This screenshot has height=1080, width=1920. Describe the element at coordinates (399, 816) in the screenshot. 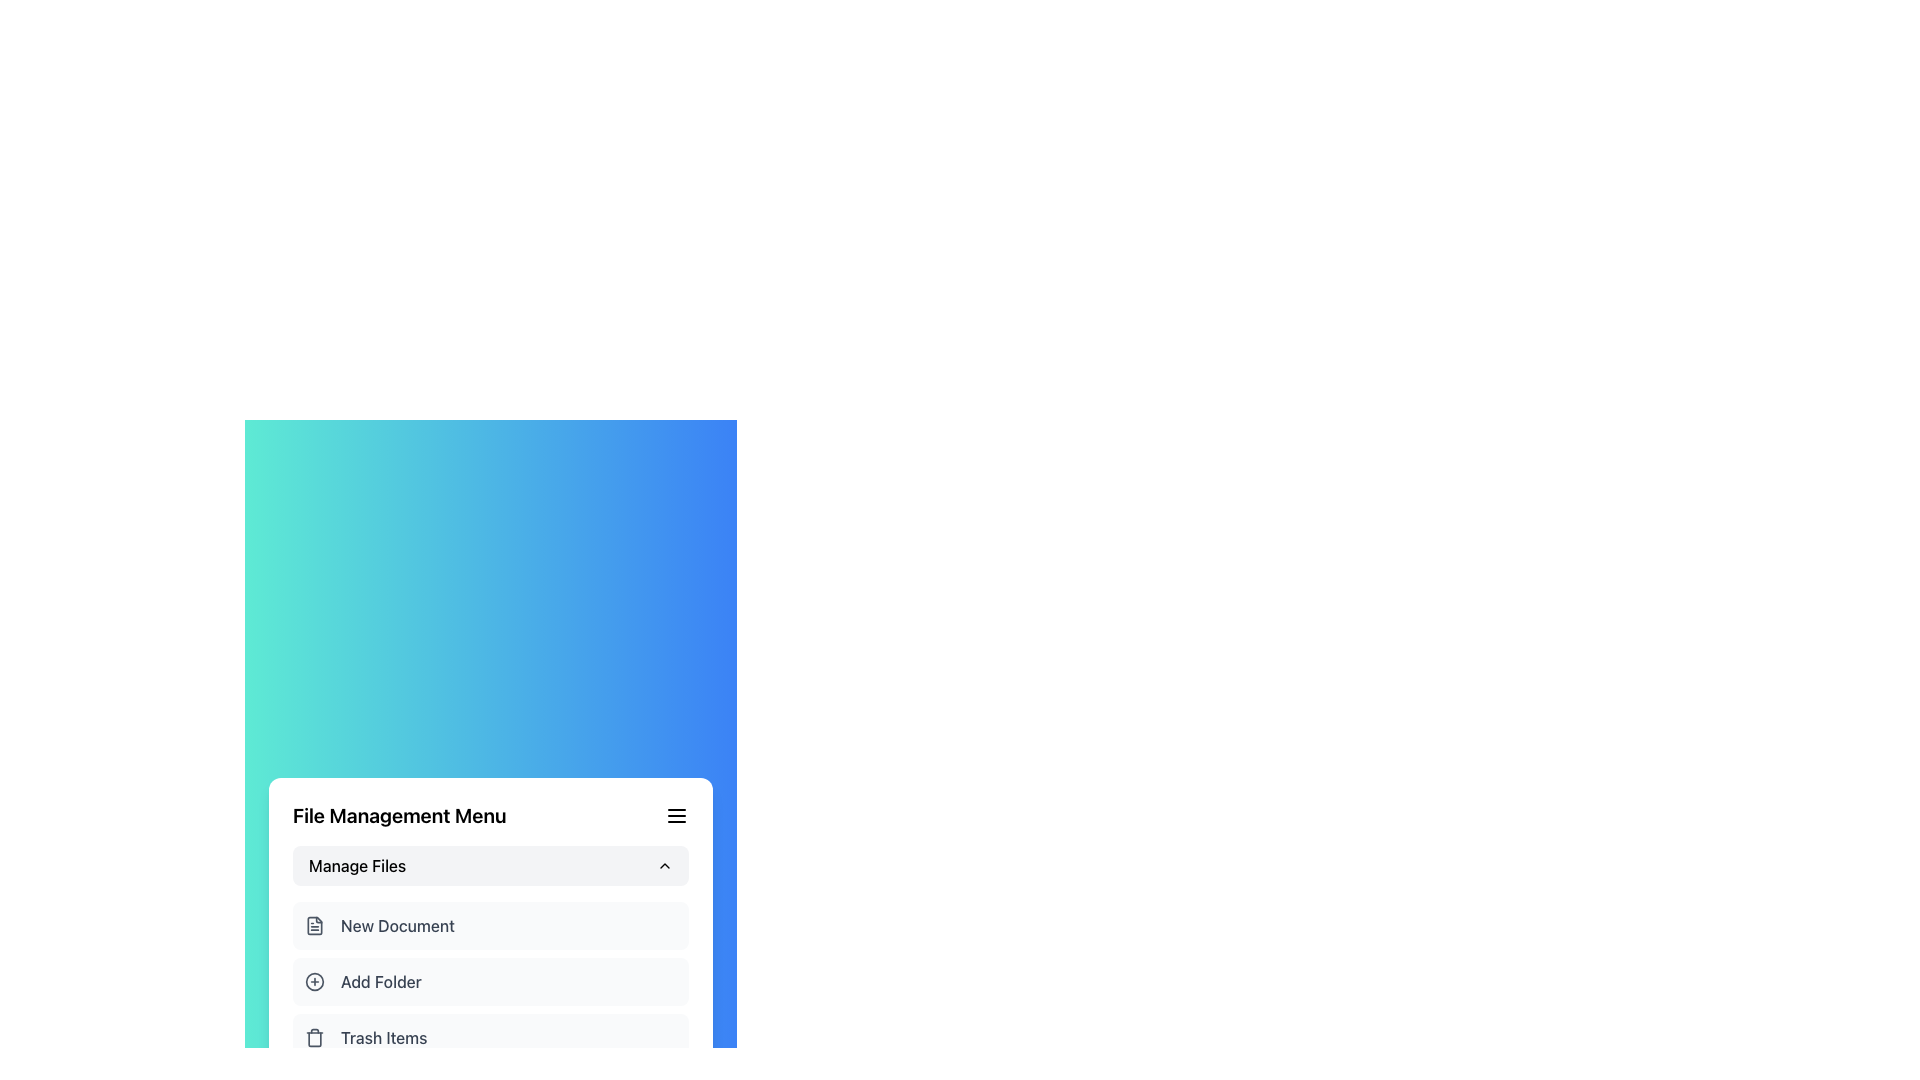

I see `the bold, black-text label that says 'File Management Menu', which is prominently positioned in the header of the file management interface` at that location.